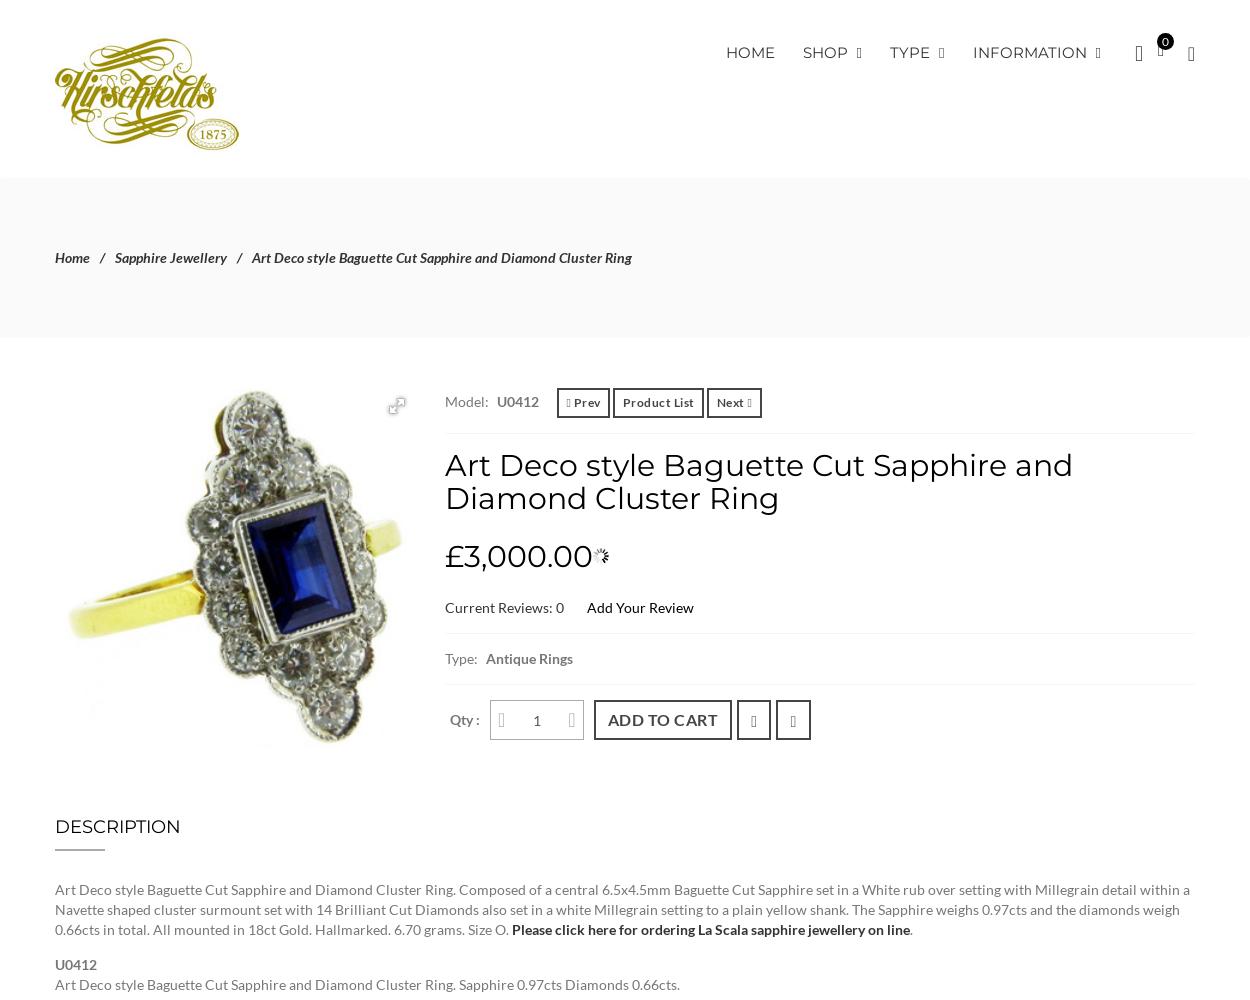 This screenshot has height=1000, width=1250. What do you see at coordinates (464, 718) in the screenshot?
I see `'Qty :'` at bounding box center [464, 718].